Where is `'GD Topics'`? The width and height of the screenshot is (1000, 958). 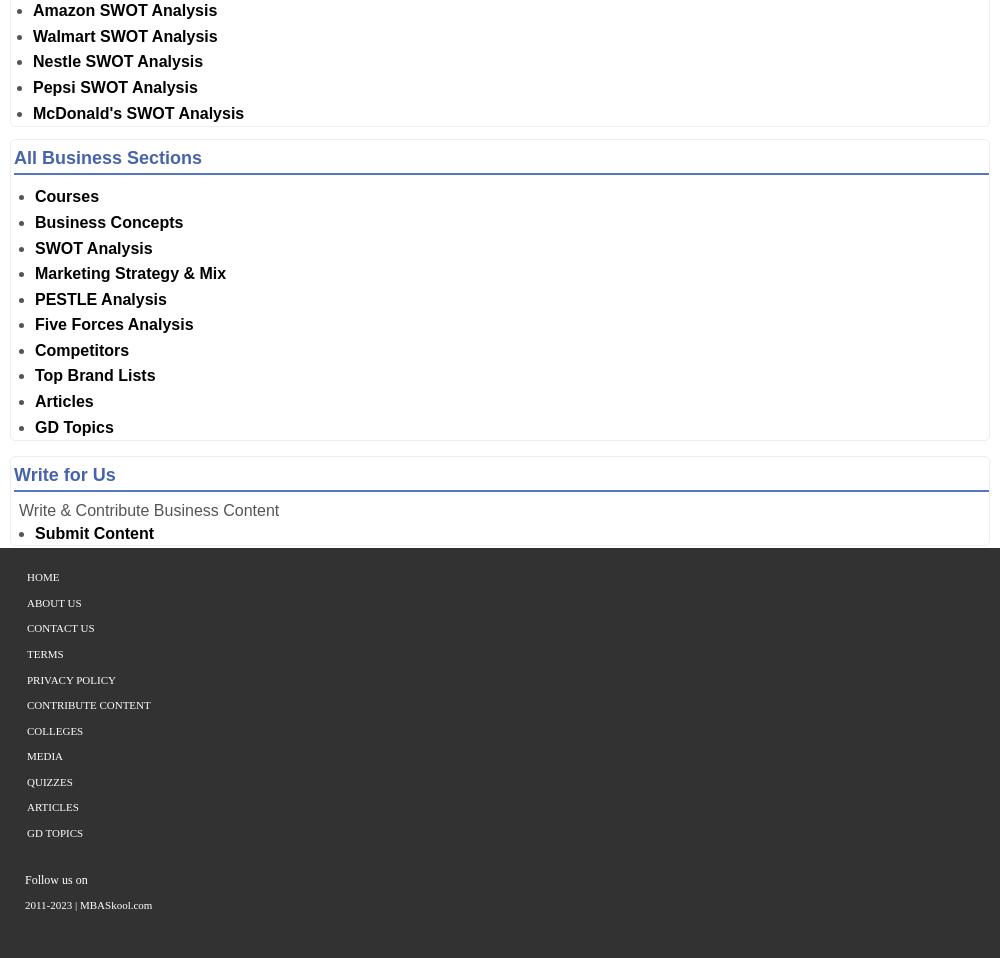 'GD Topics' is located at coordinates (55, 831).